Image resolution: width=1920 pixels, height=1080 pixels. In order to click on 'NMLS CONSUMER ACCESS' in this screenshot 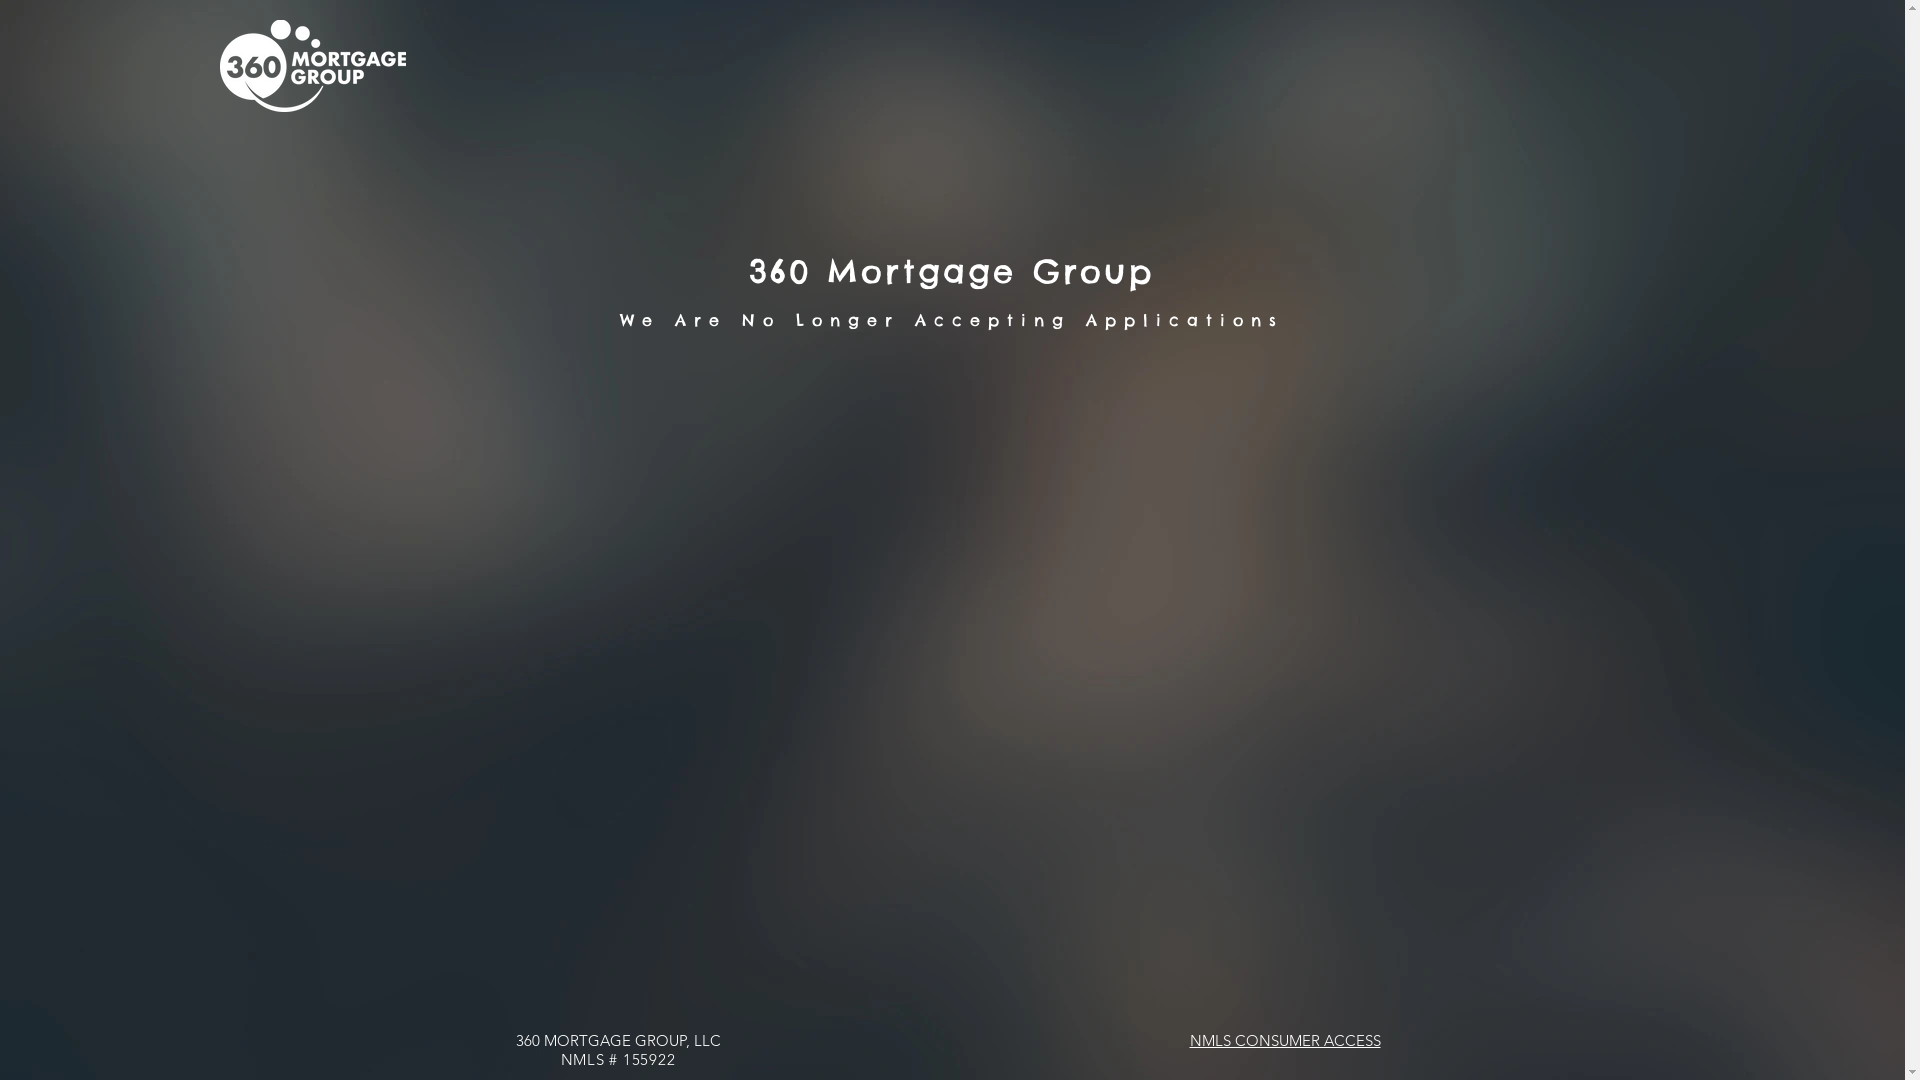, I will do `click(1285, 1039)`.